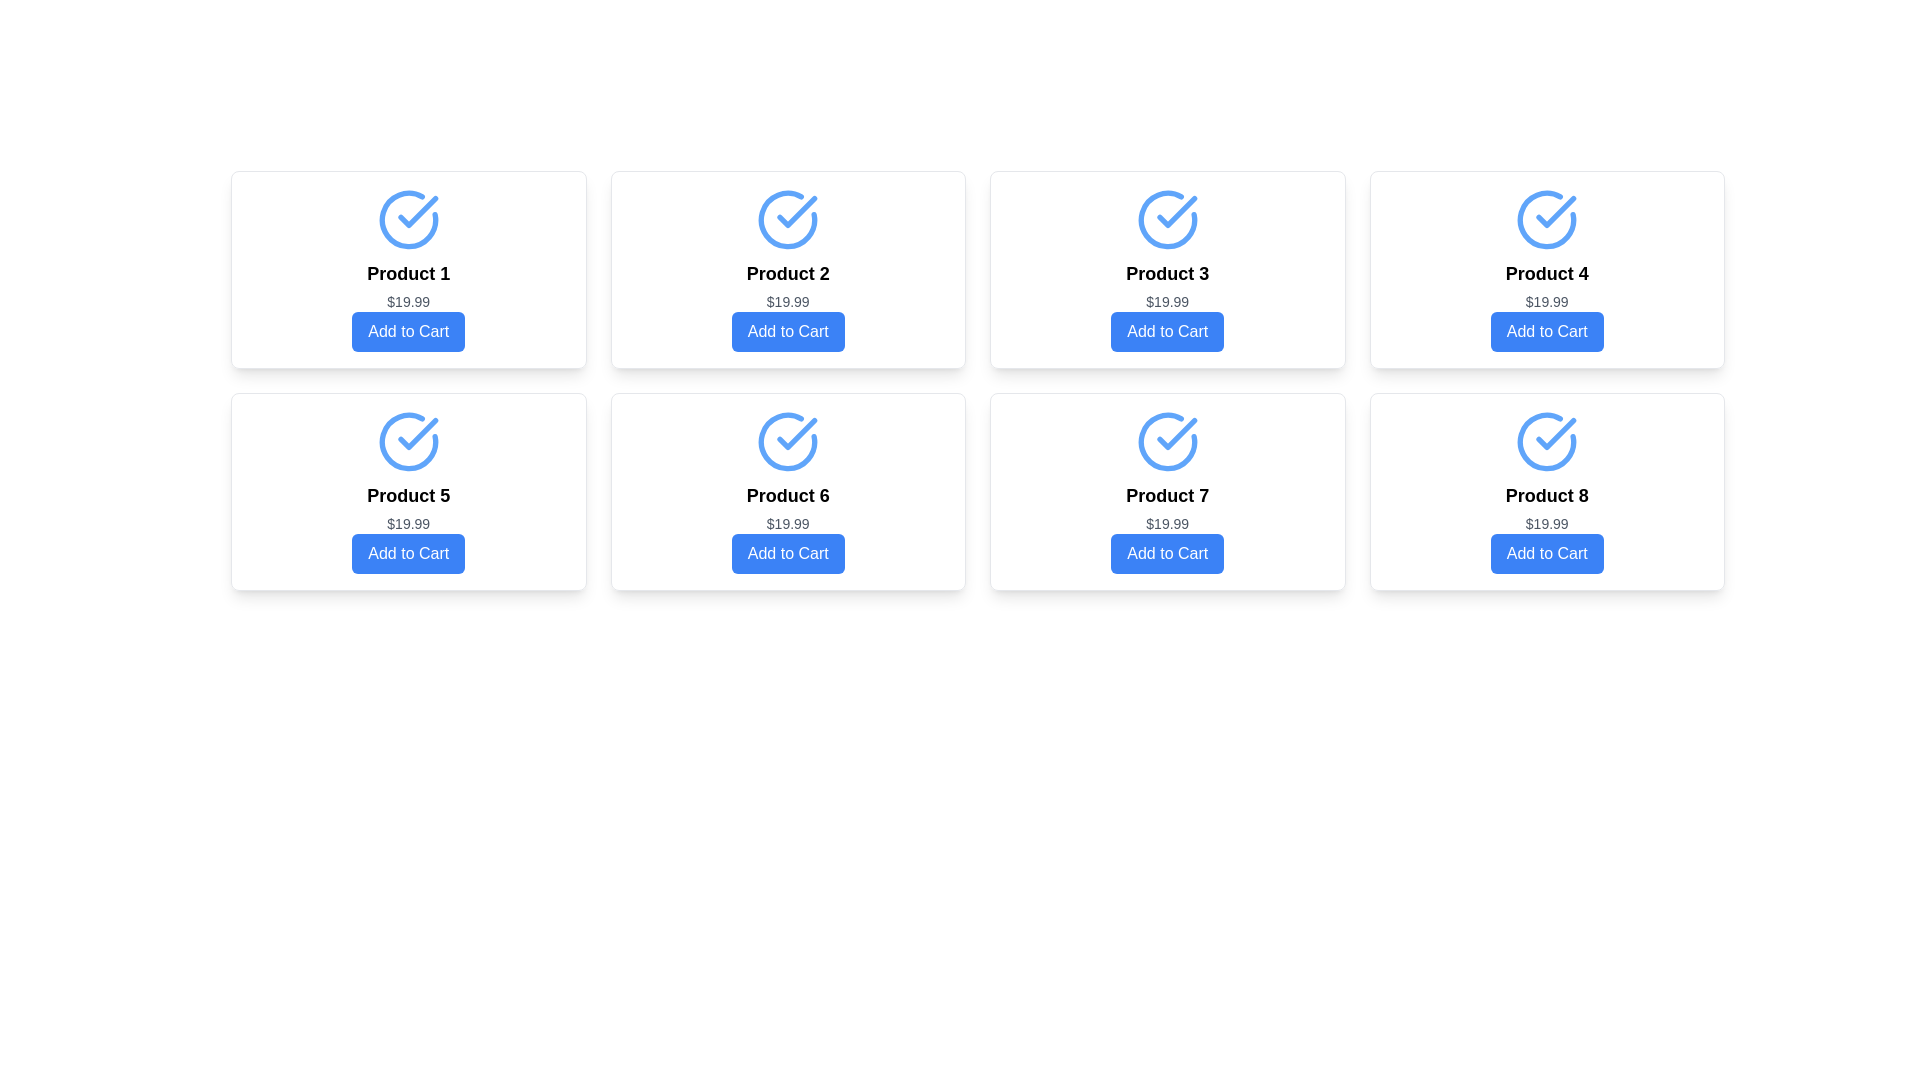 This screenshot has width=1920, height=1080. What do you see at coordinates (787, 441) in the screenshot?
I see `the confirmation icon located in the upper section of the card UI for 'Product 6', positioned centrally above the text labels and button` at bounding box center [787, 441].